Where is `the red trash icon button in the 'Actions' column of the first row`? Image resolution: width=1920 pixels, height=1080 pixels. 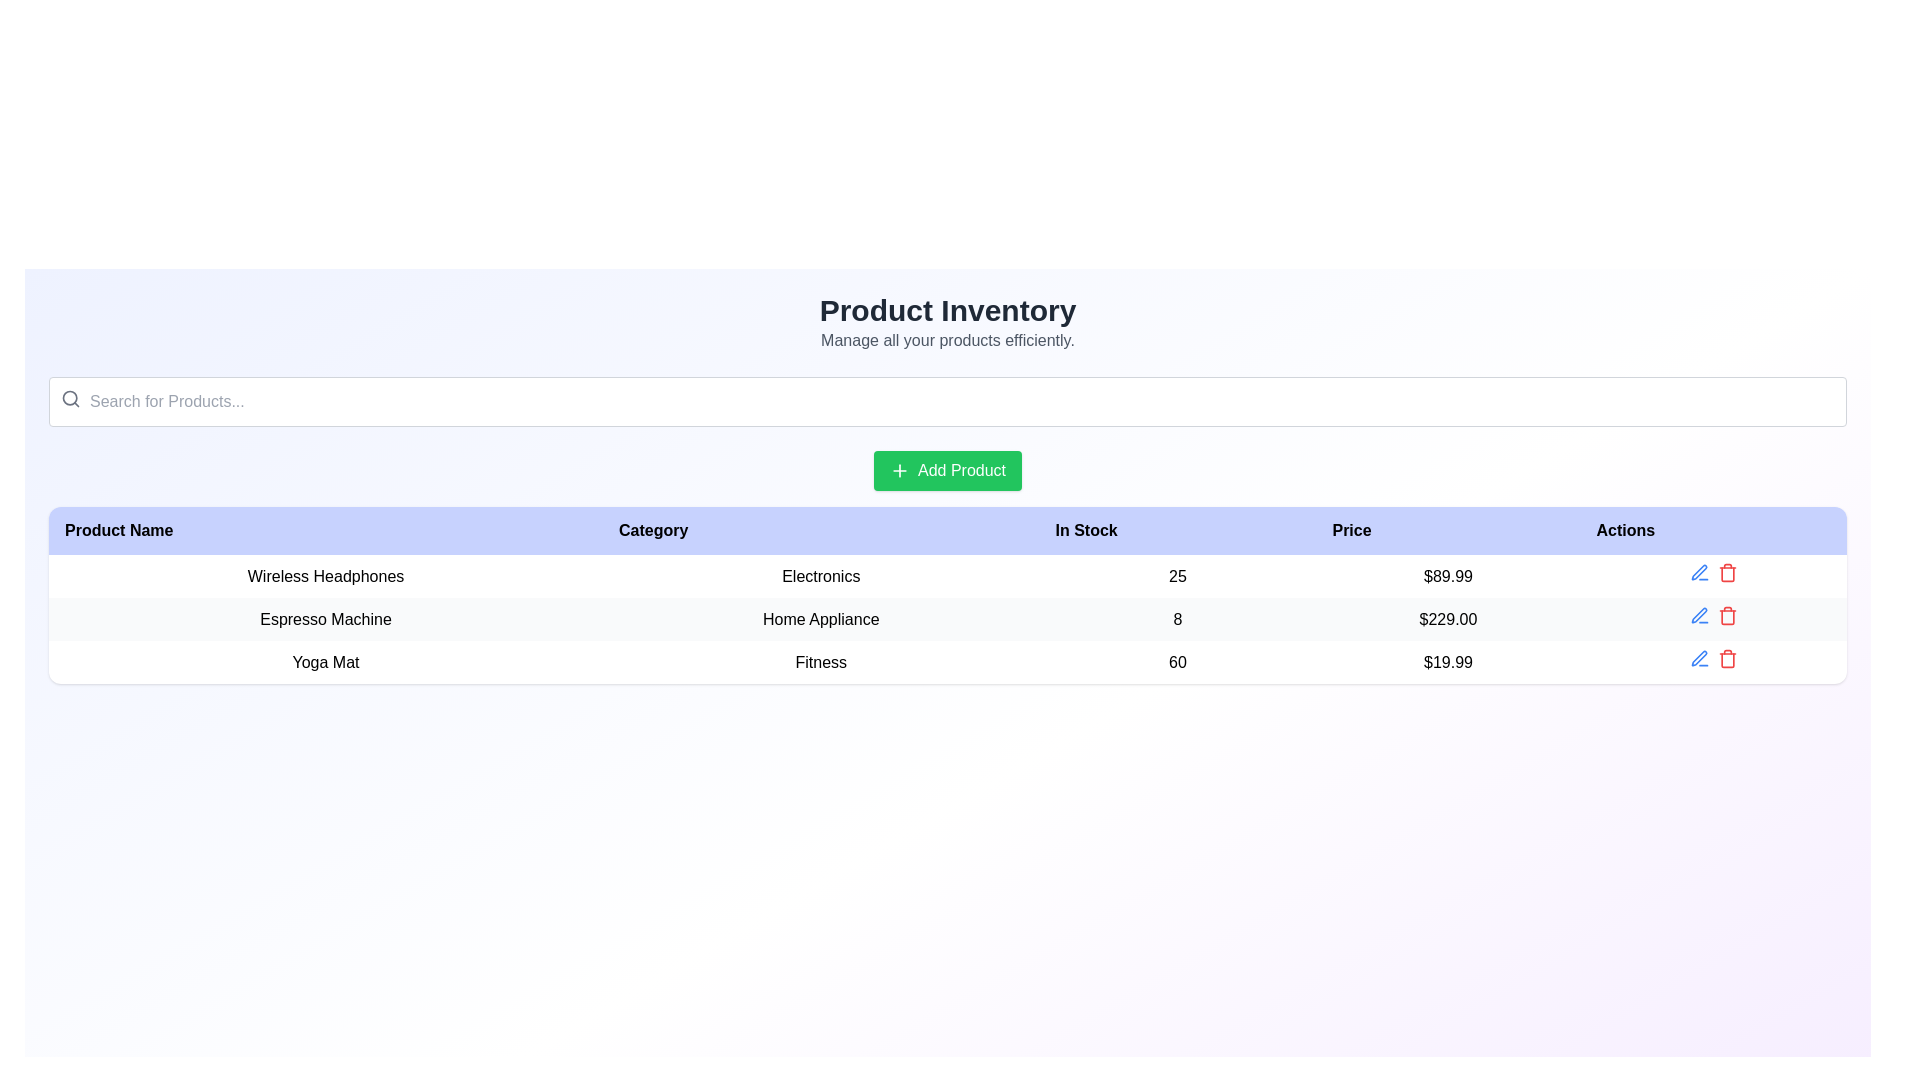 the red trash icon button in the 'Actions' column of the first row is located at coordinates (1726, 573).